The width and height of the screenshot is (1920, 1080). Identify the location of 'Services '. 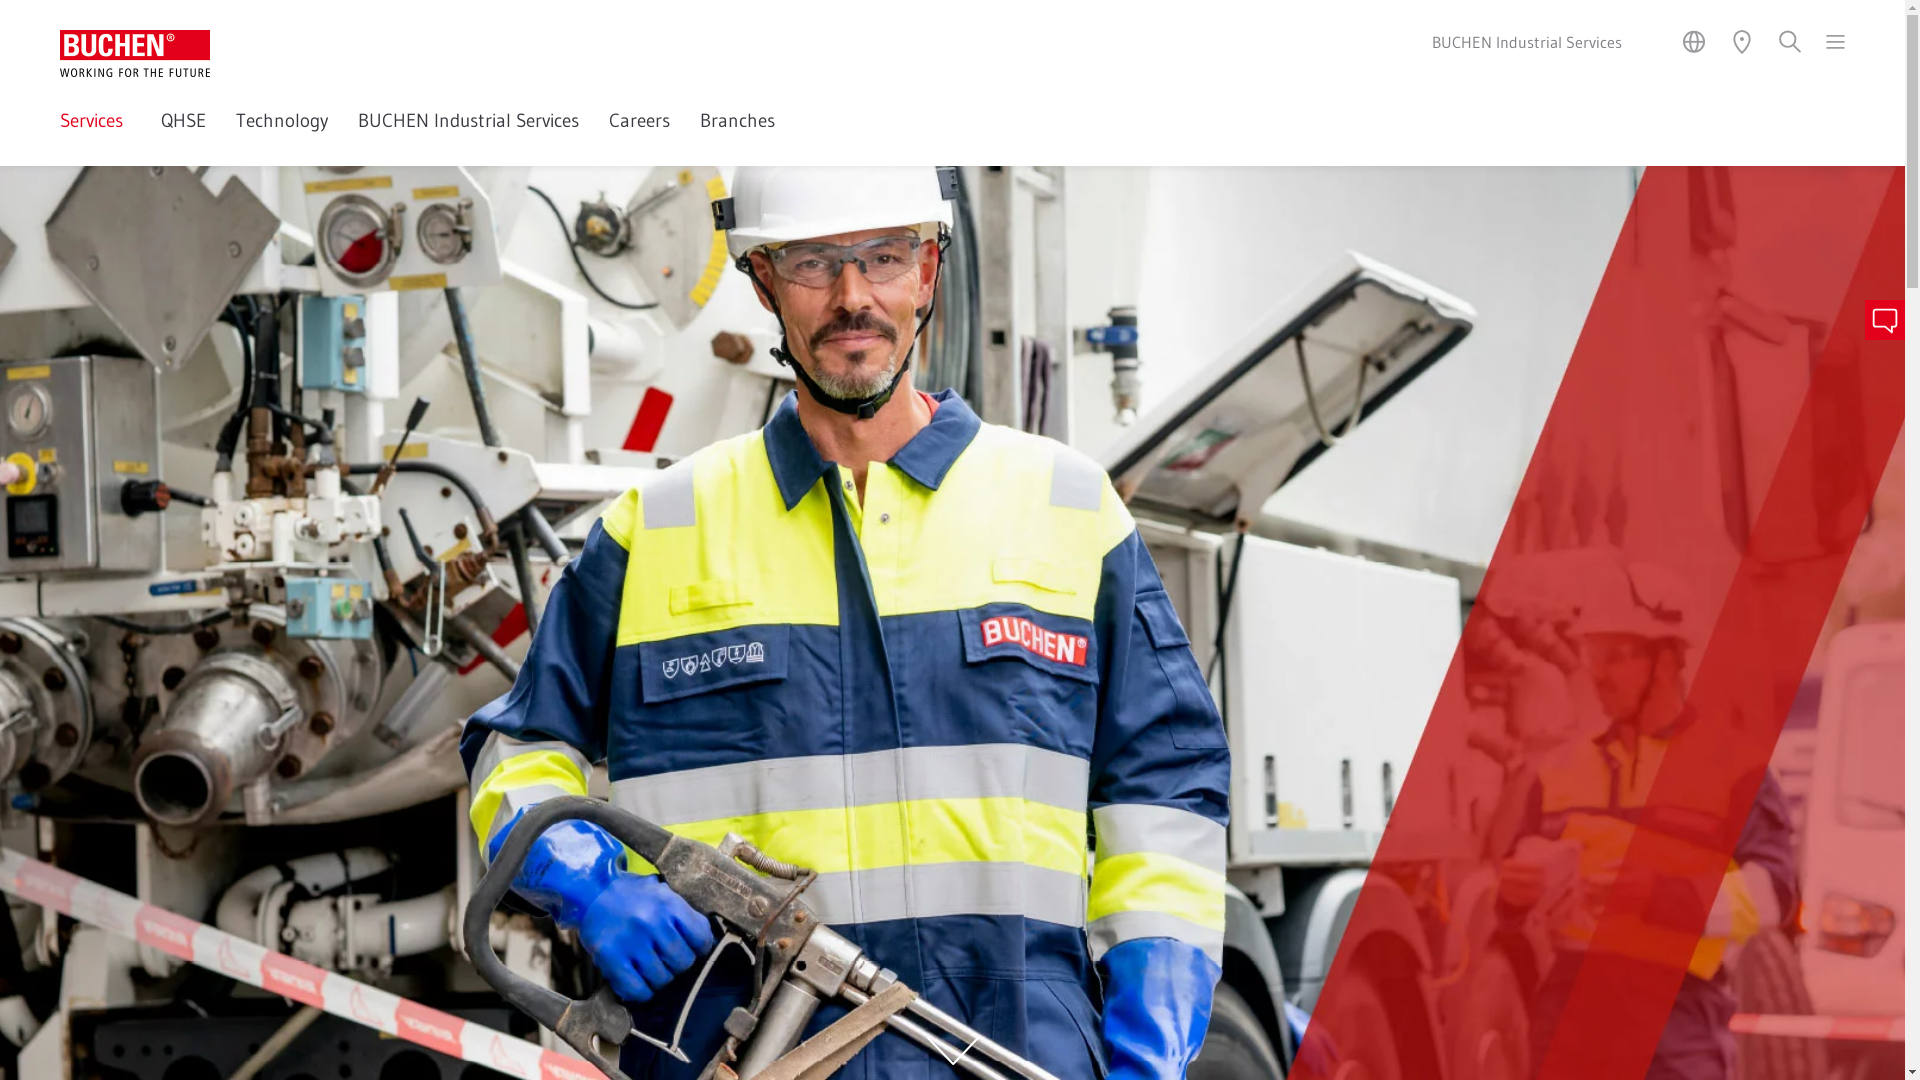
(59, 135).